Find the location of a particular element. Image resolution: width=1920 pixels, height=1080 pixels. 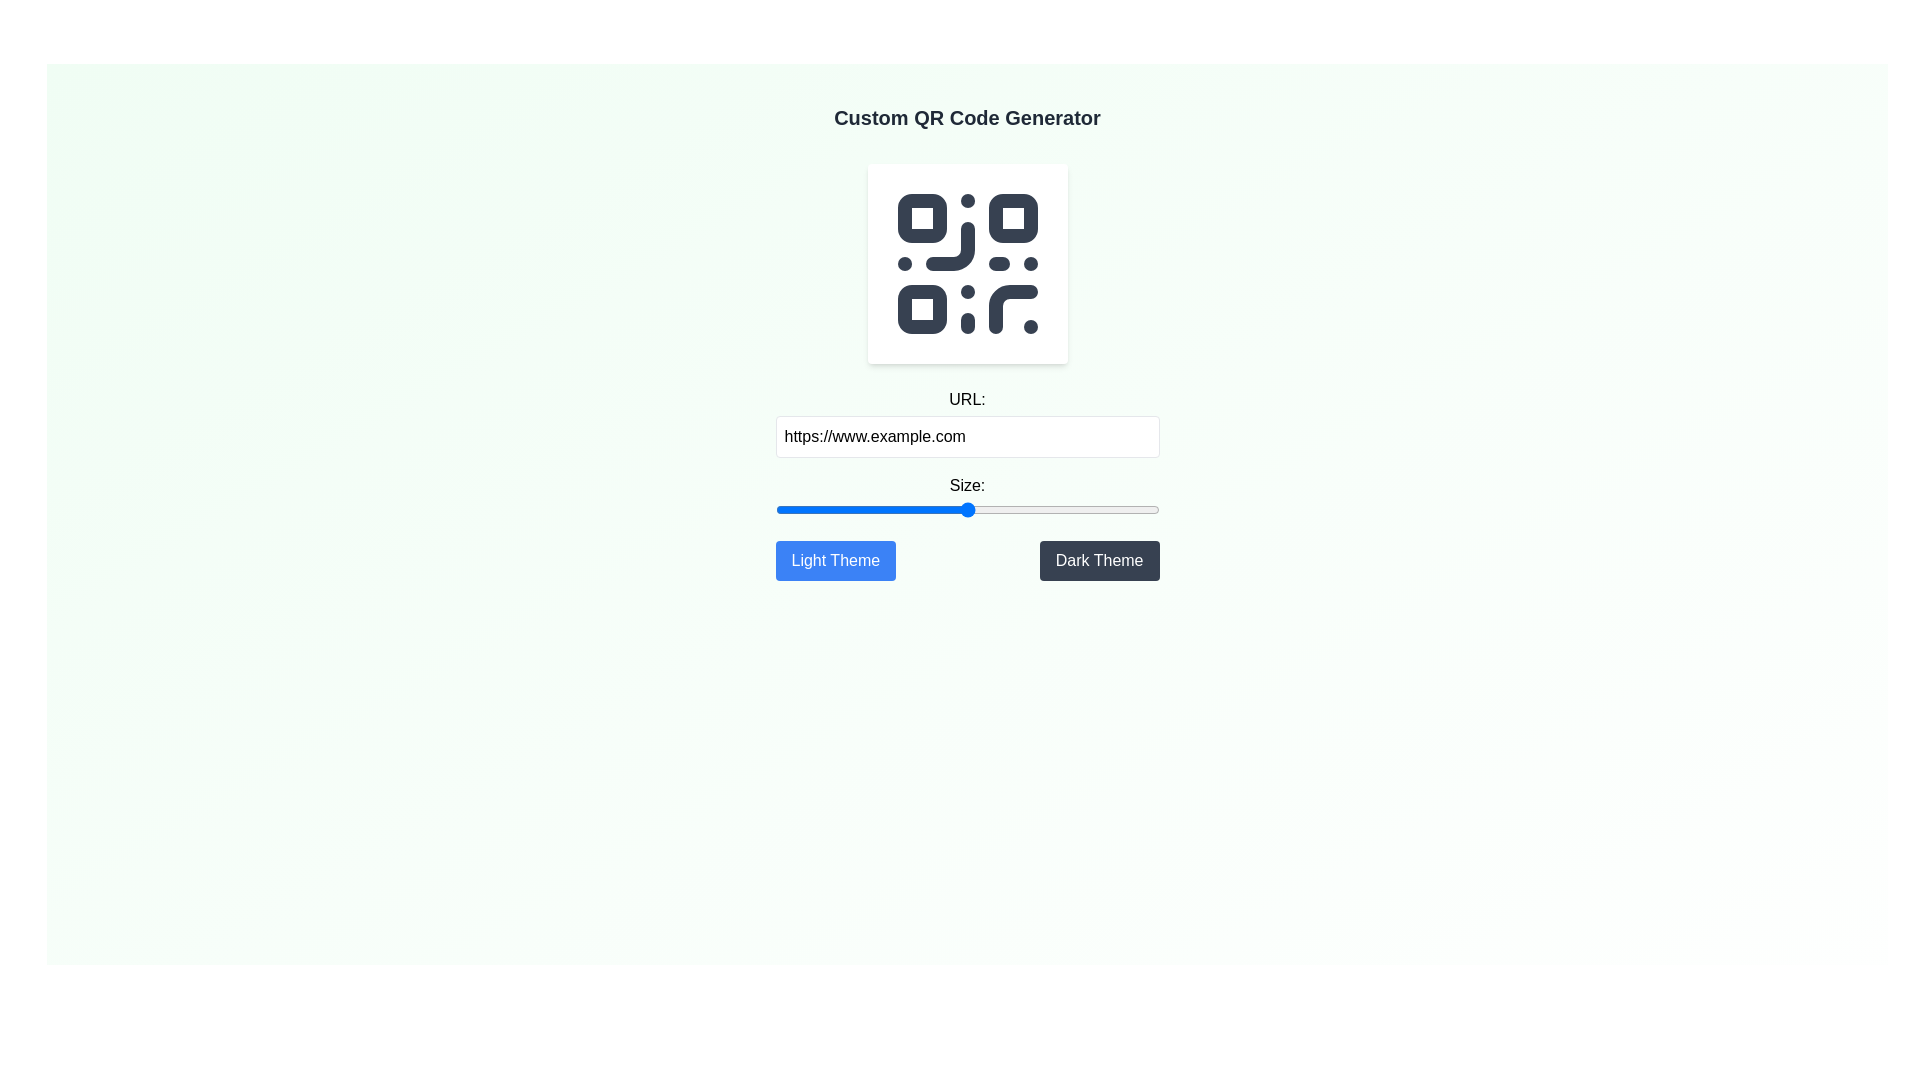

the slider is located at coordinates (1060, 508).